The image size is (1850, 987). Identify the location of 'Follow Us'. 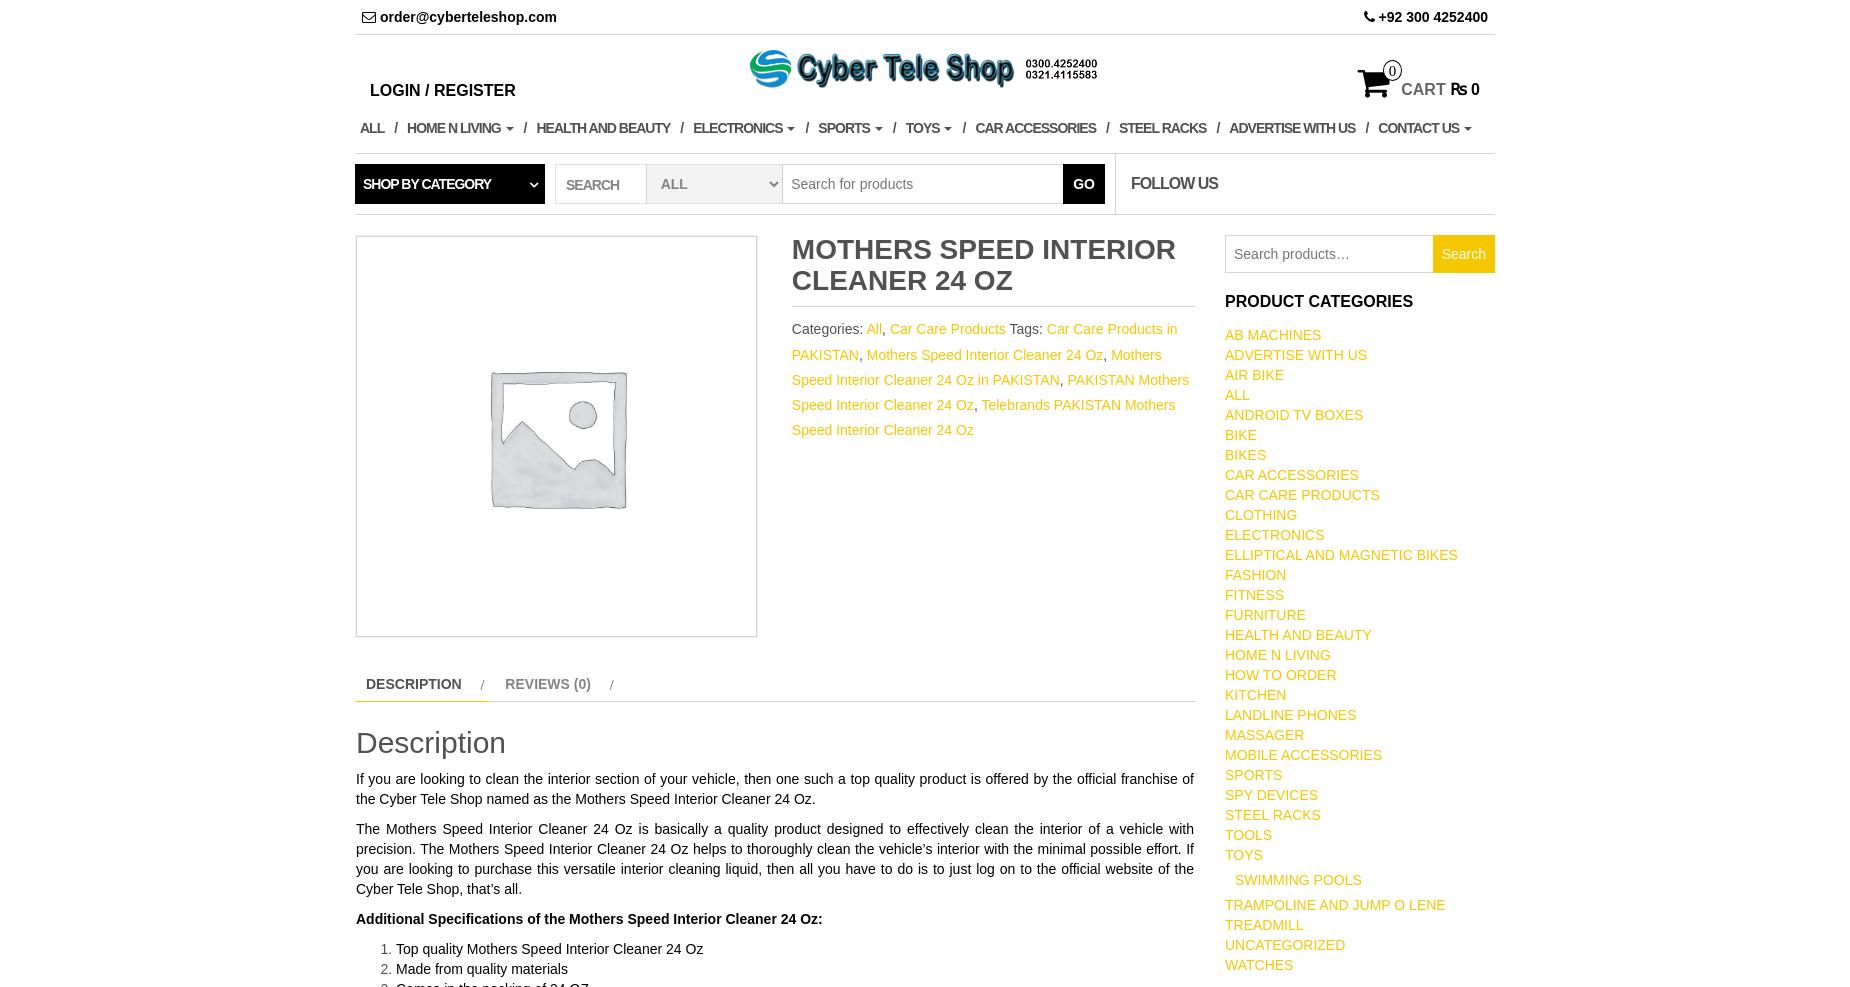
(1173, 181).